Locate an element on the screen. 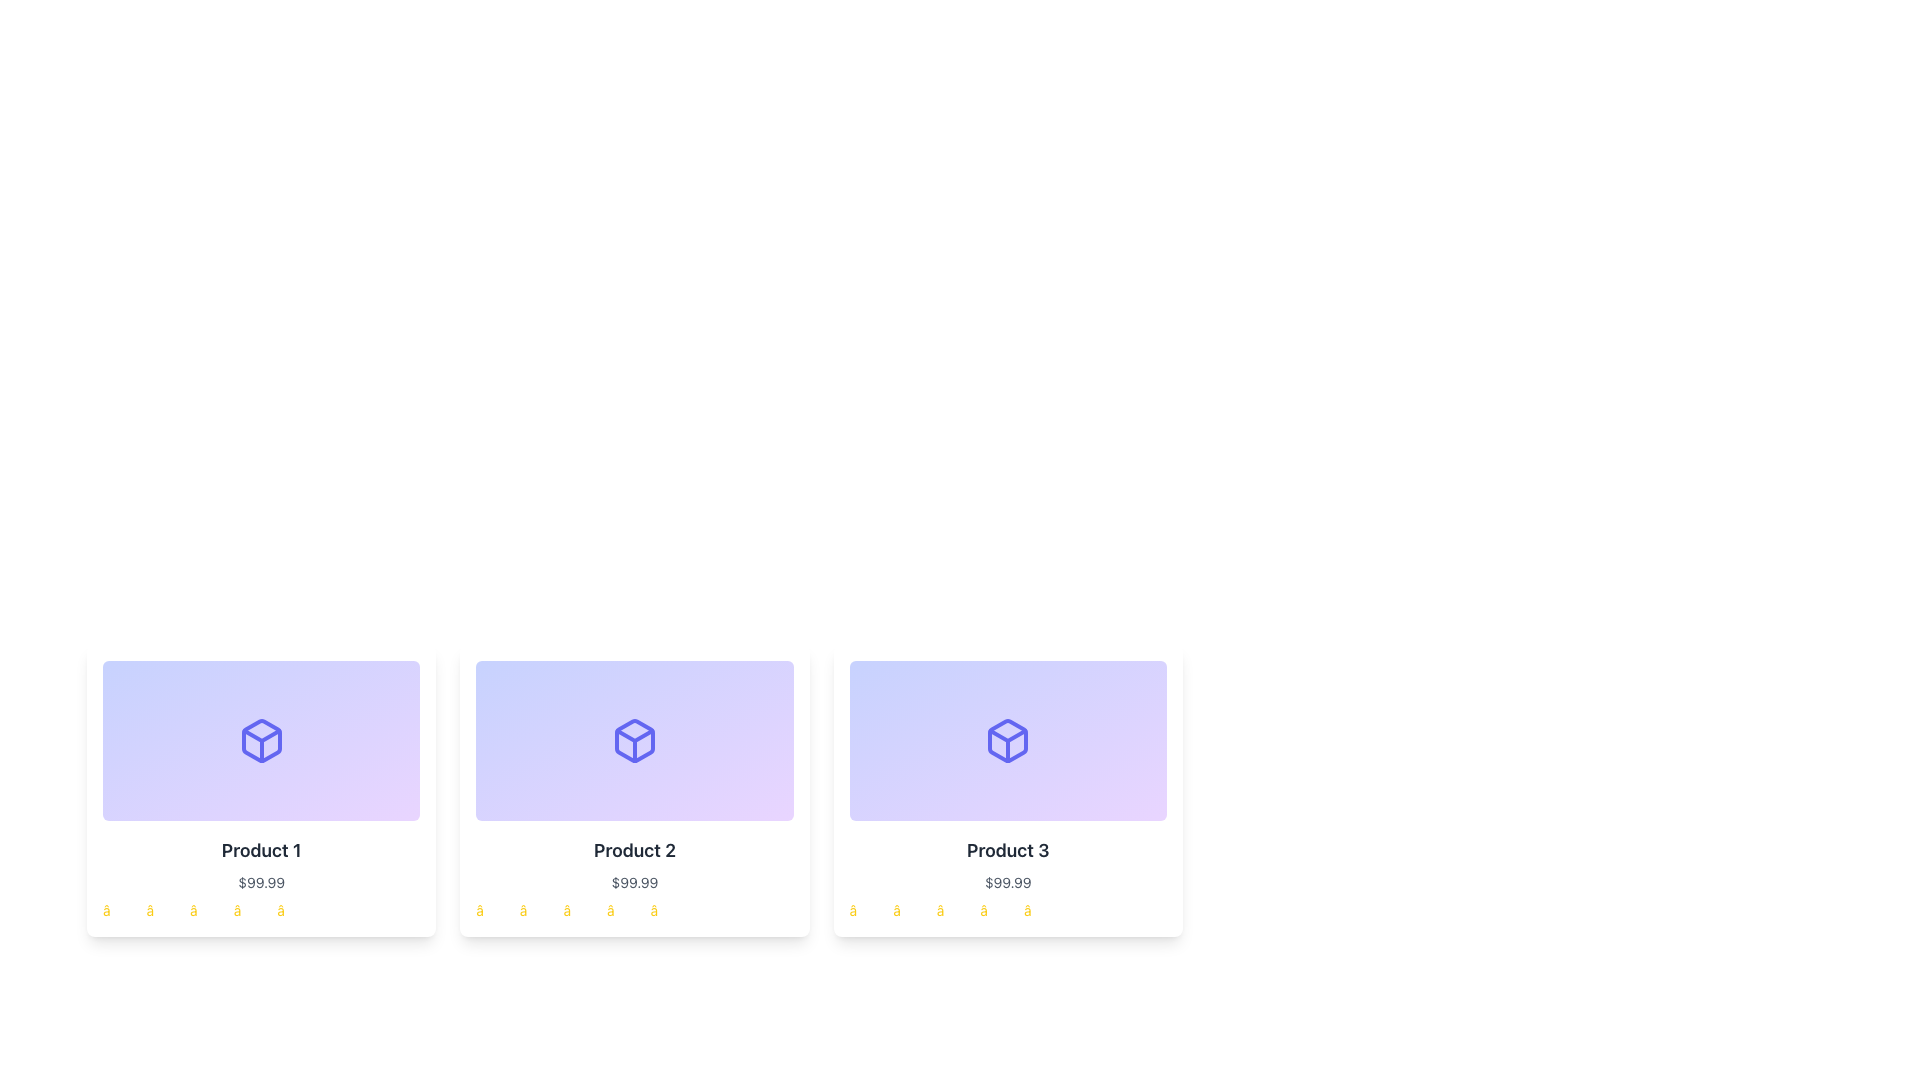 Image resolution: width=1920 pixels, height=1080 pixels. the non-interactive rating display consisting of five yellow star icons located at the bottom of Product 1 card, which is the first card in a row of three product cards is located at coordinates (260, 910).